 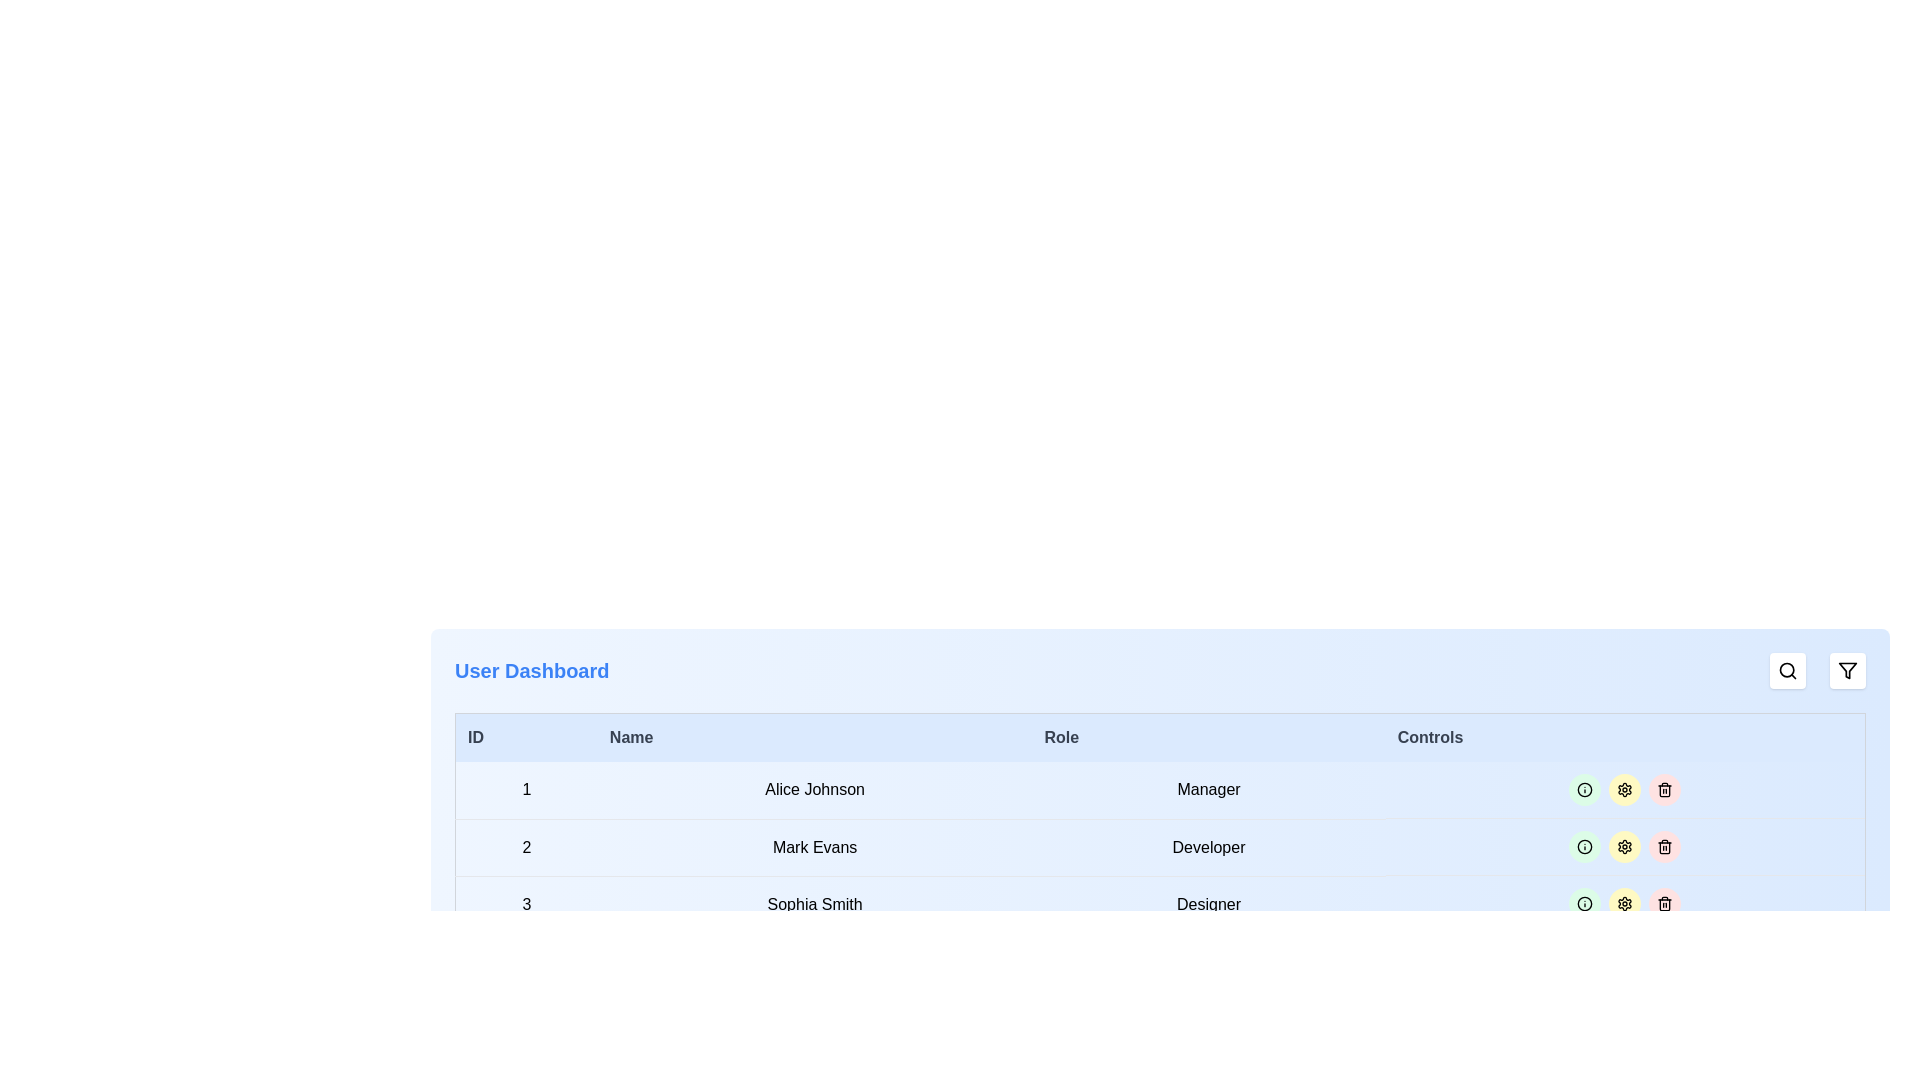 What do you see at coordinates (526, 789) in the screenshot?
I see `the 'ID' text element in the first row of the table corresponding to the user 'Alice Johnson'` at bounding box center [526, 789].